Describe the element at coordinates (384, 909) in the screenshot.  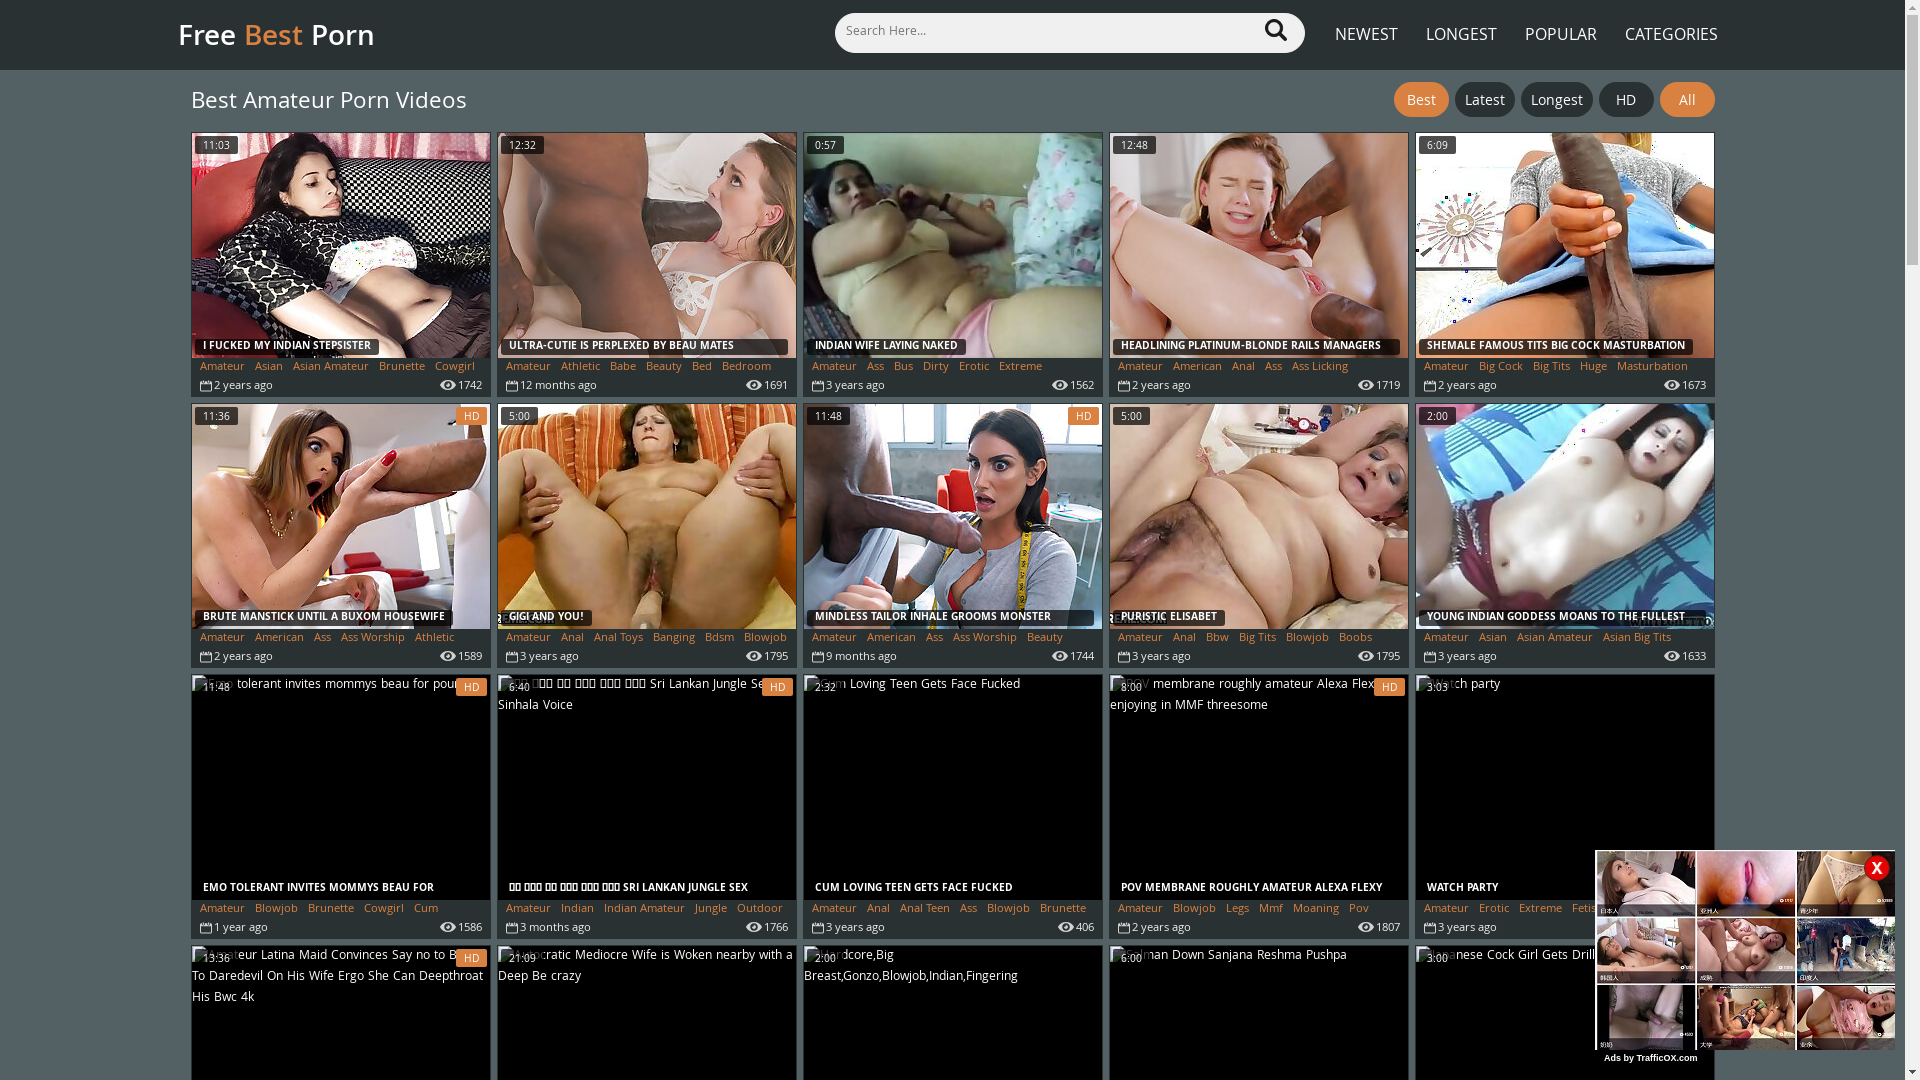
I see `'Cowgirl'` at that location.